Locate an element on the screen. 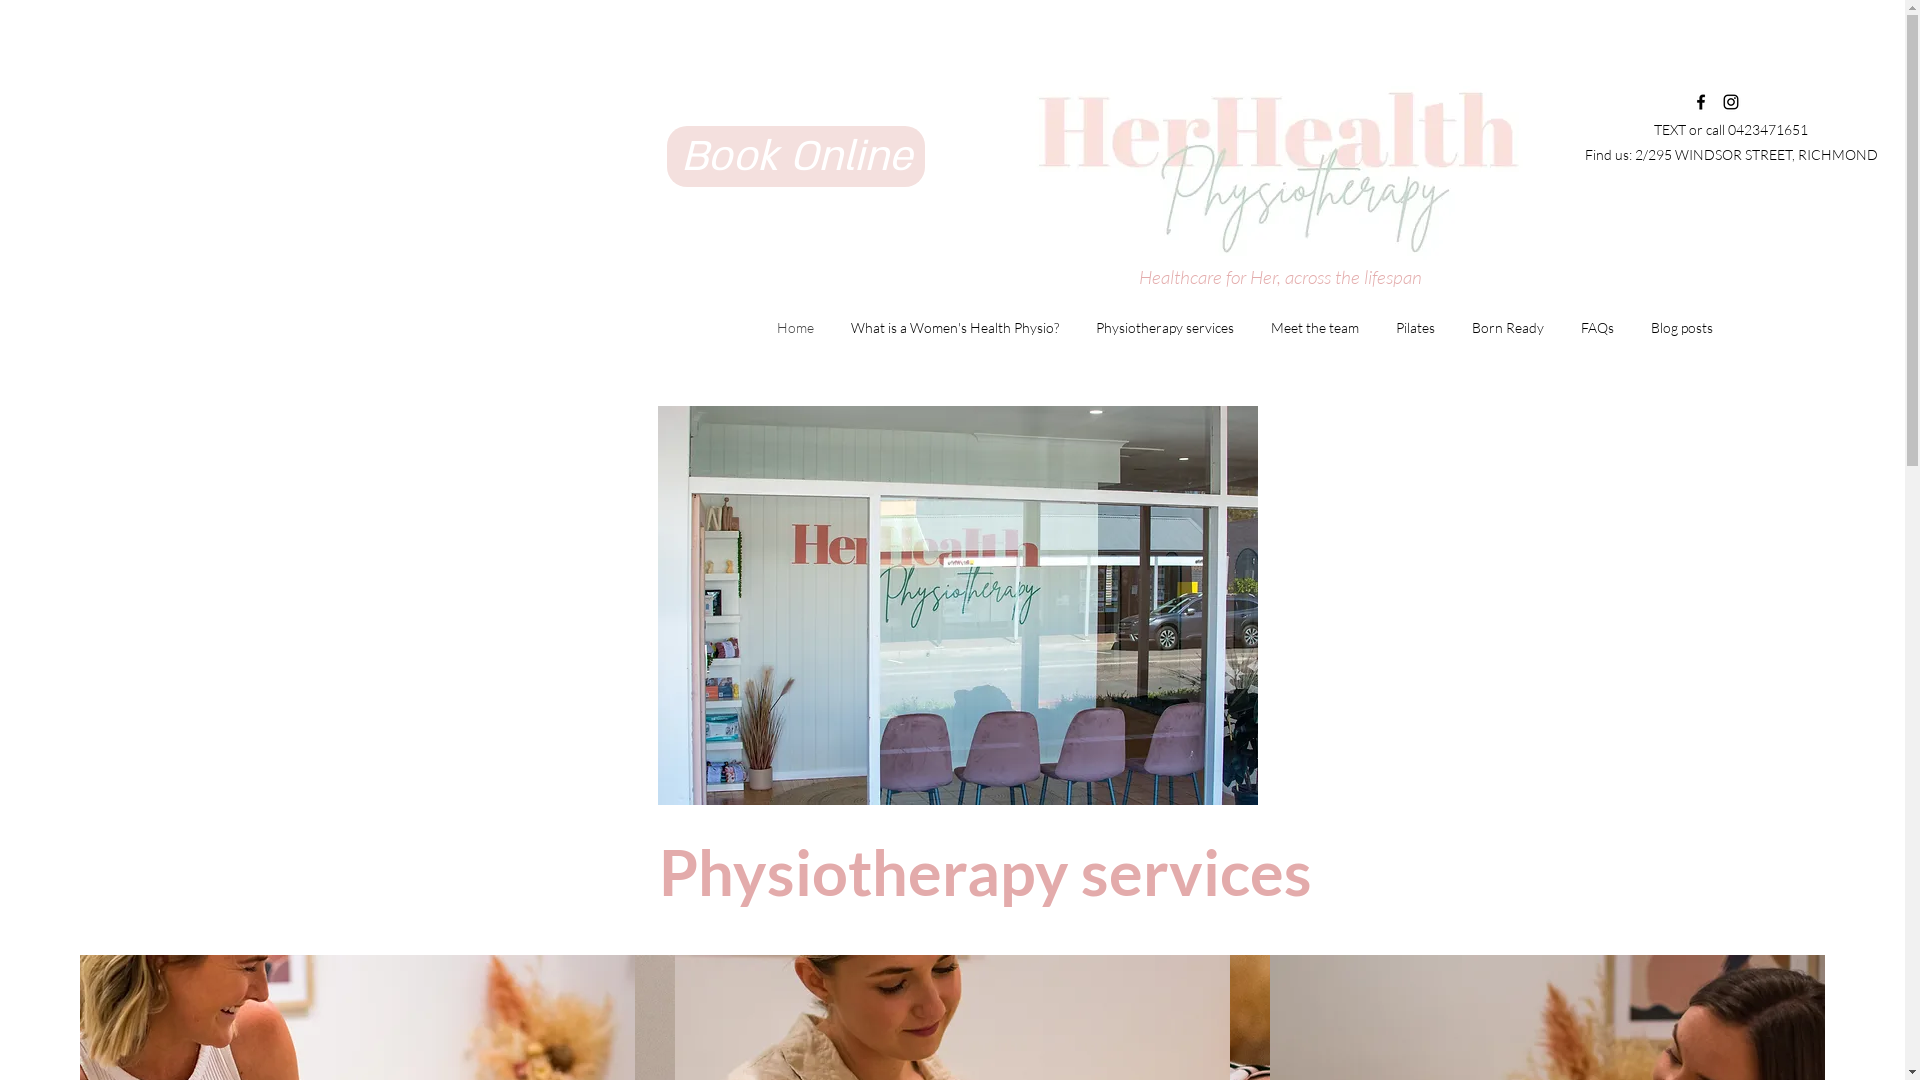  'IMG_1898.jpg' is located at coordinates (1264, 162).